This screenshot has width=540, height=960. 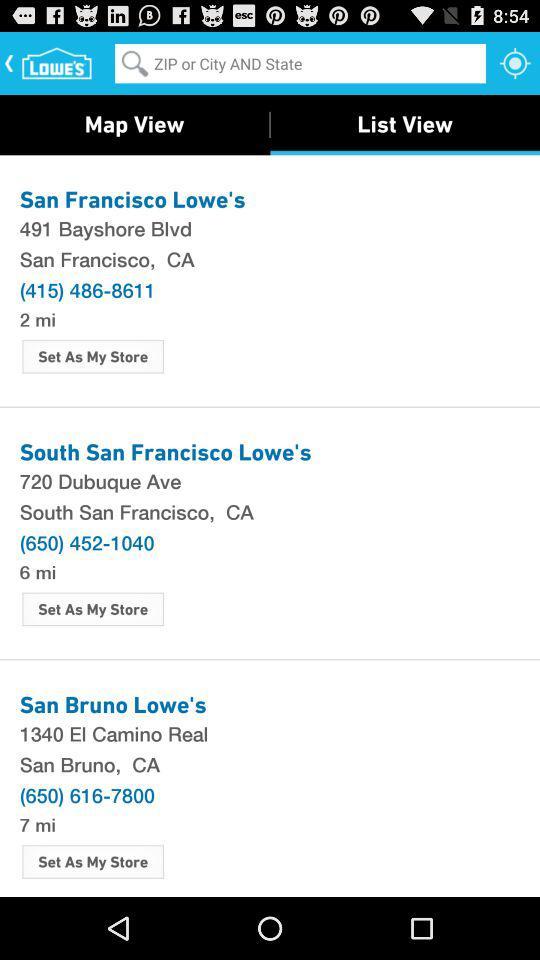 What do you see at coordinates (270, 228) in the screenshot?
I see `491 bayshore blvd` at bounding box center [270, 228].